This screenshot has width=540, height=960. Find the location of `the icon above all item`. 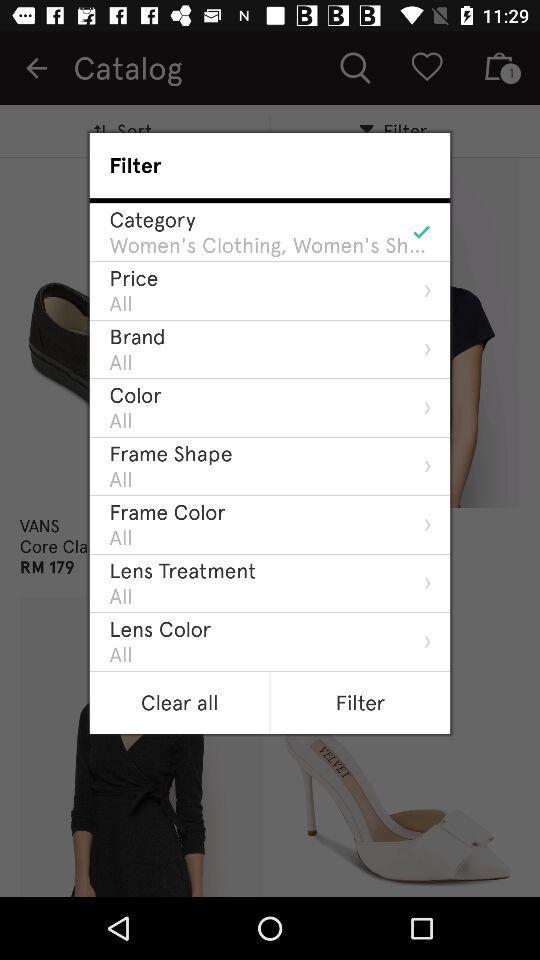

the icon above all item is located at coordinates (171, 453).